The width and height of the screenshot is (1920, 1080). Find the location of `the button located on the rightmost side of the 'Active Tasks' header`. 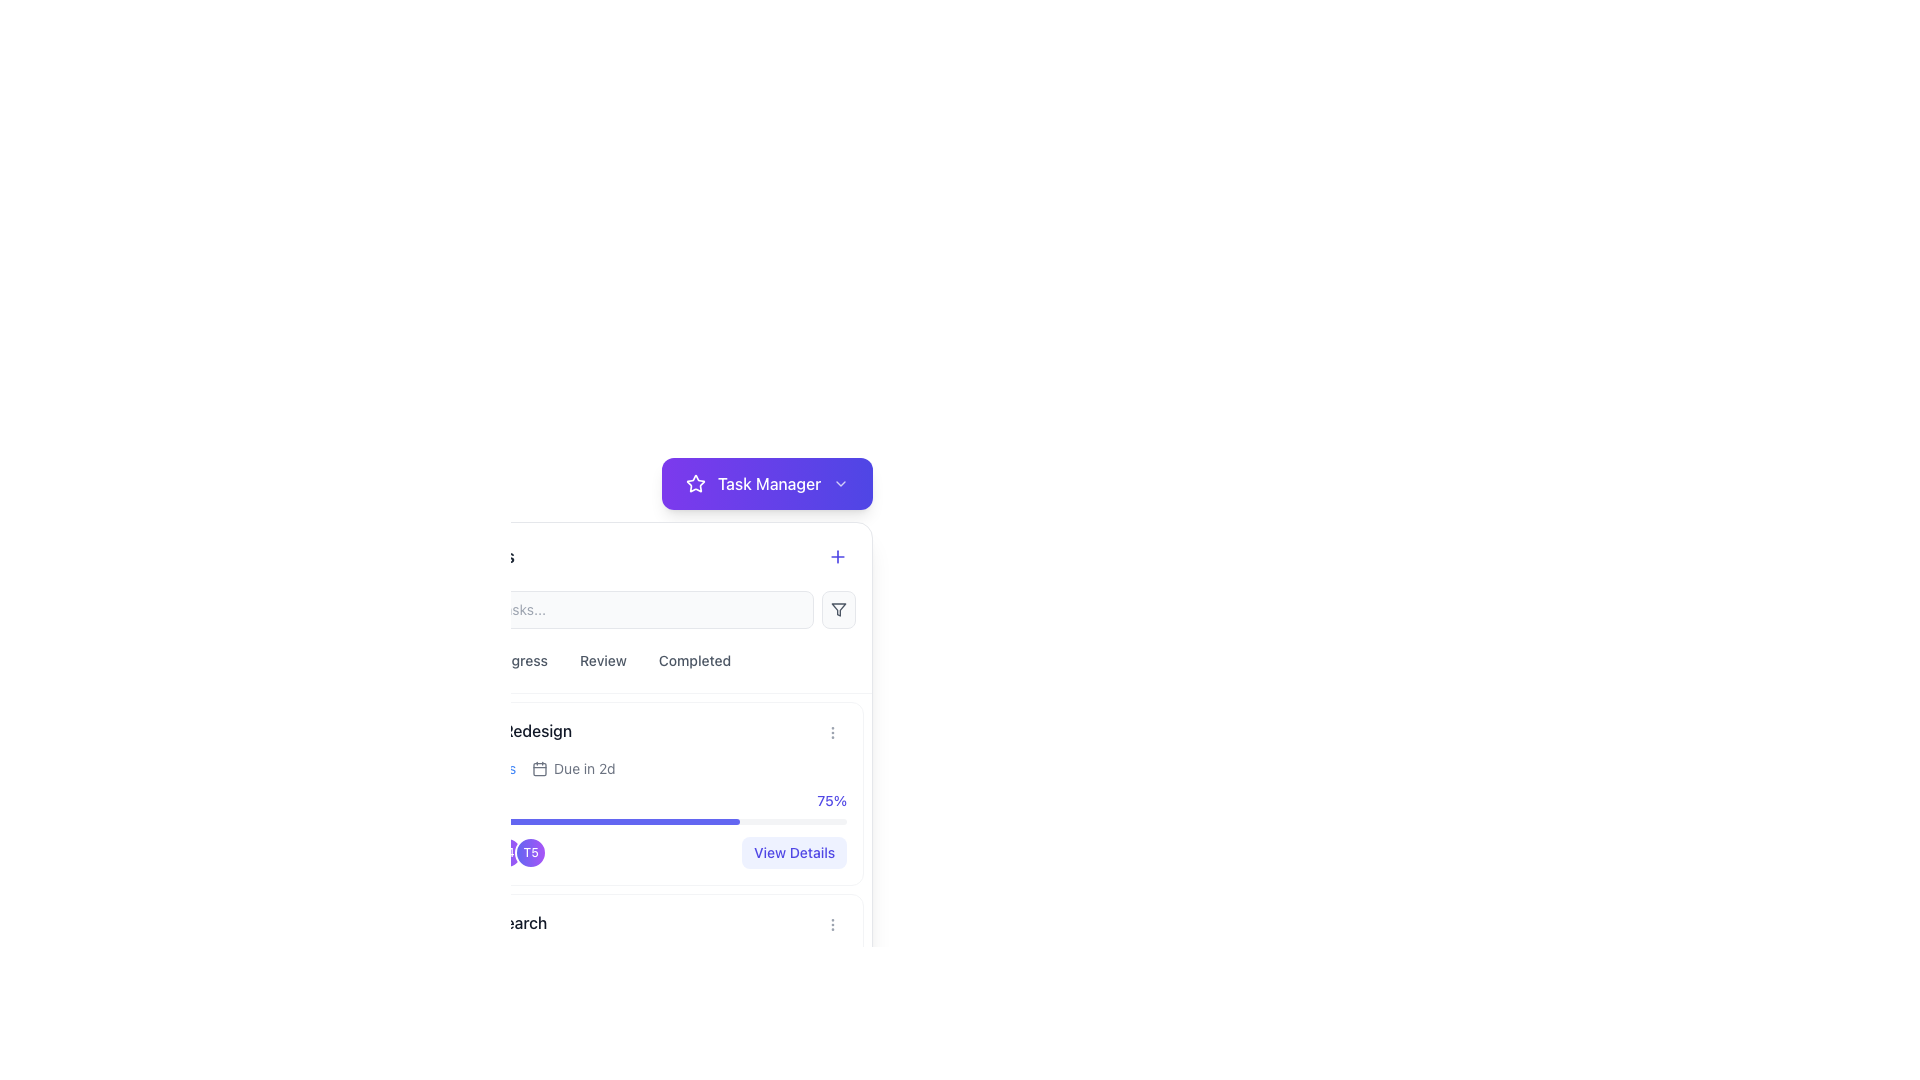

the button located on the rightmost side of the 'Active Tasks' header is located at coordinates (838, 556).